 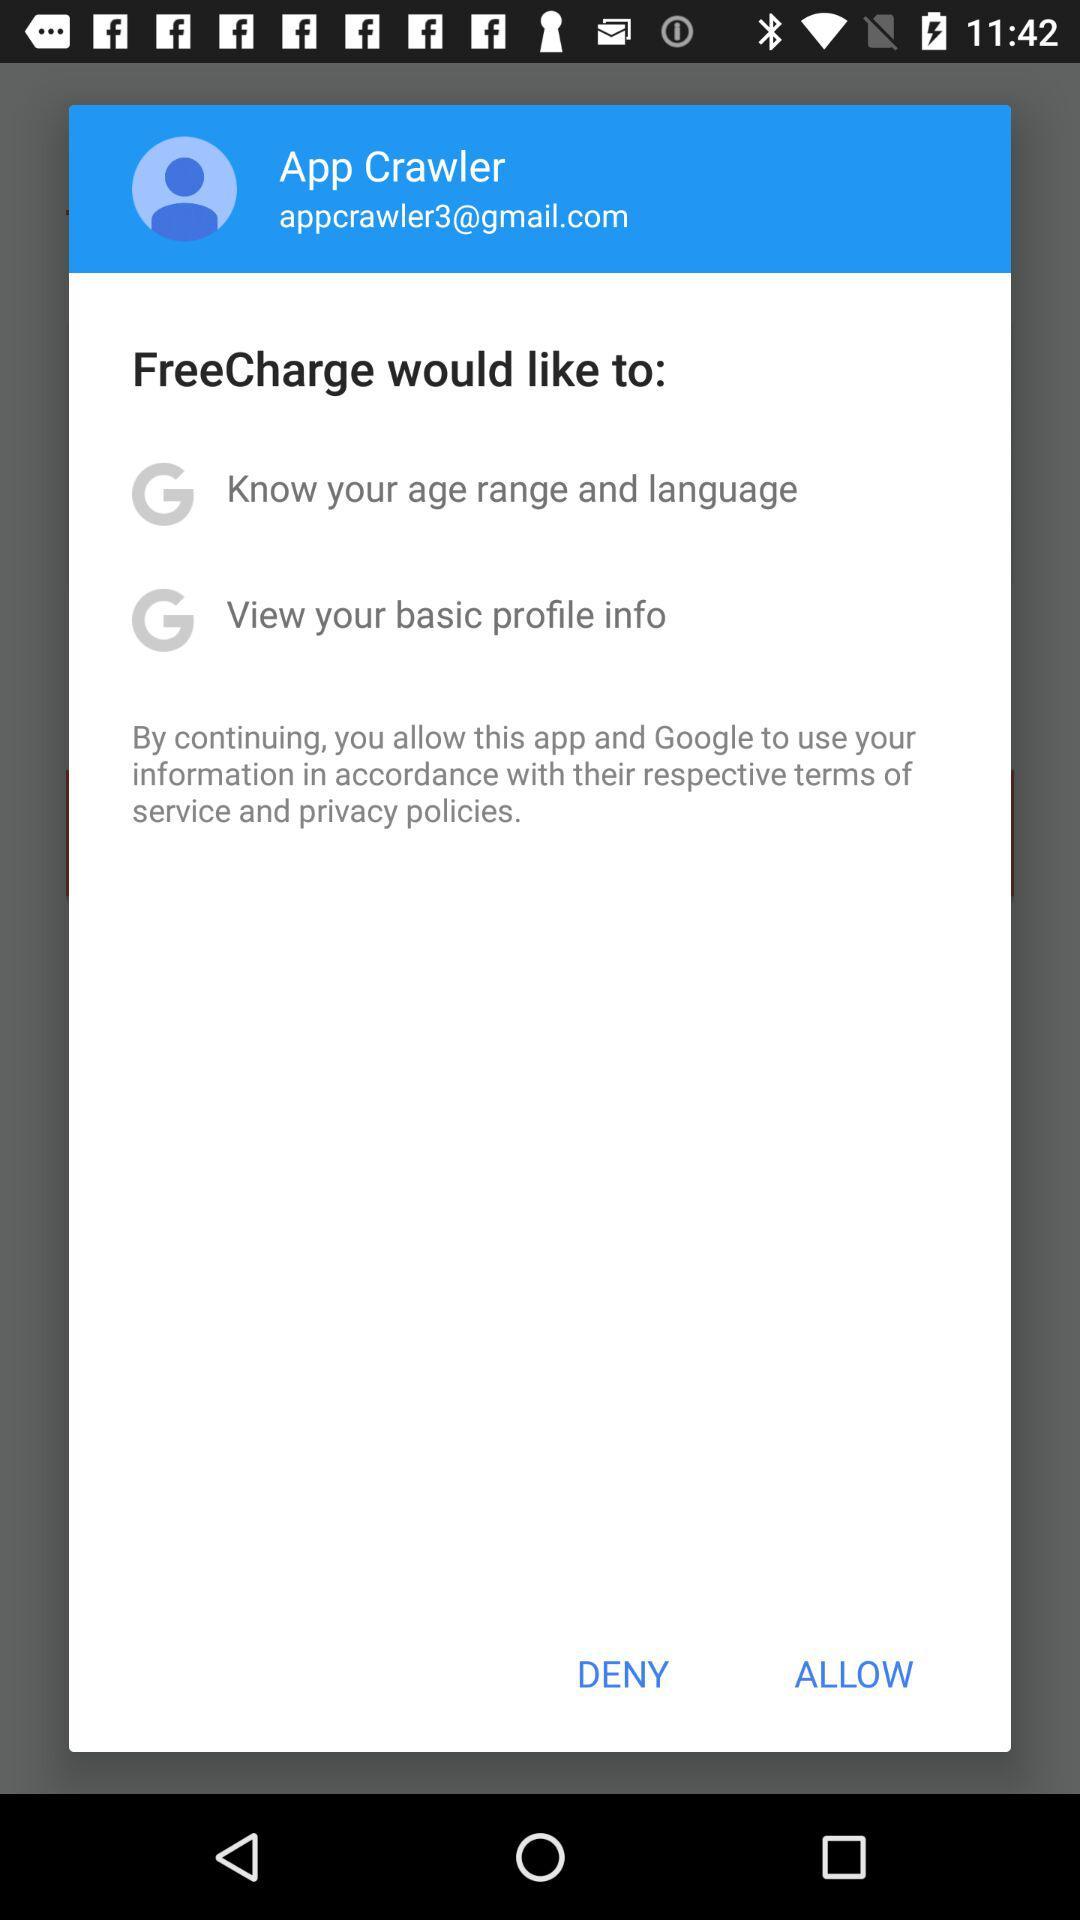 What do you see at coordinates (184, 188) in the screenshot?
I see `app next to the app crawler` at bounding box center [184, 188].